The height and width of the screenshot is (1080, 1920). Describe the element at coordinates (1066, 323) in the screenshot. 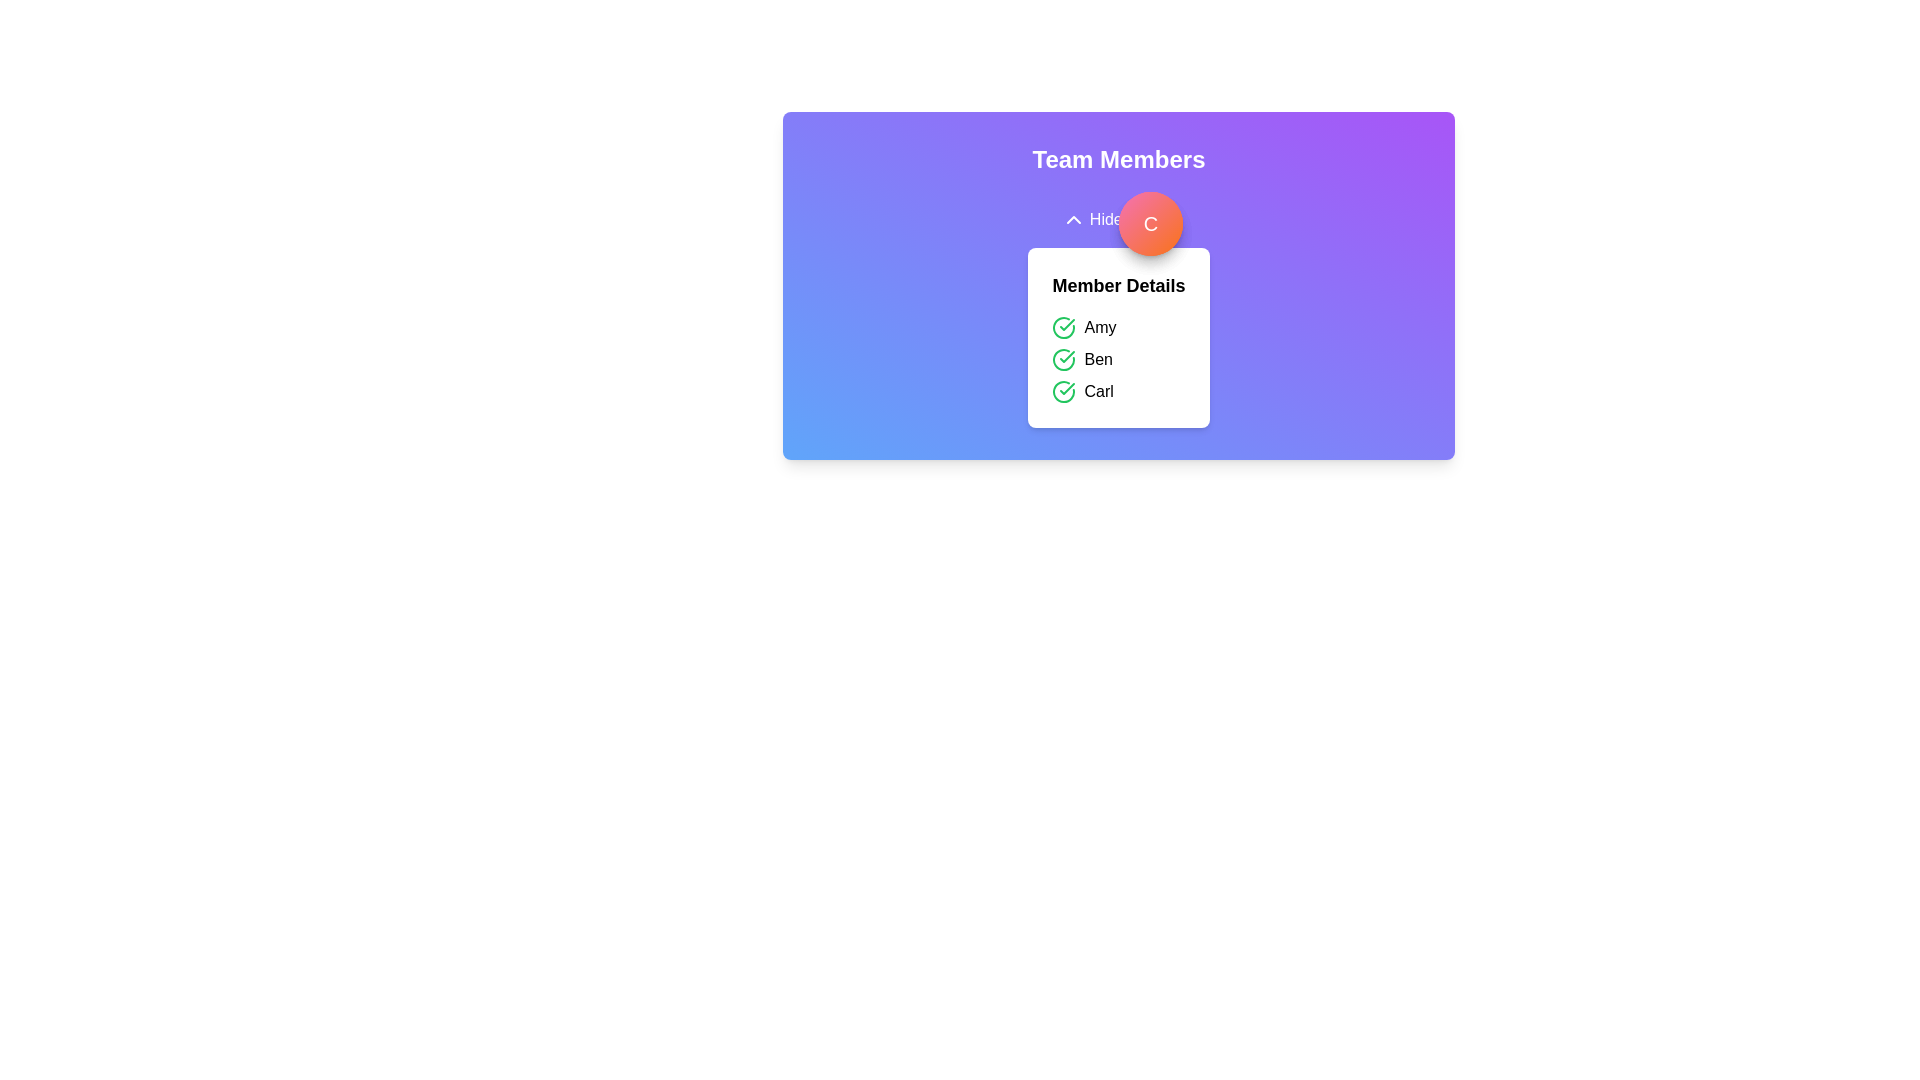

I see `the decorative icon indicating the completion or validation of member 'Ben' in the Member Details list` at that location.